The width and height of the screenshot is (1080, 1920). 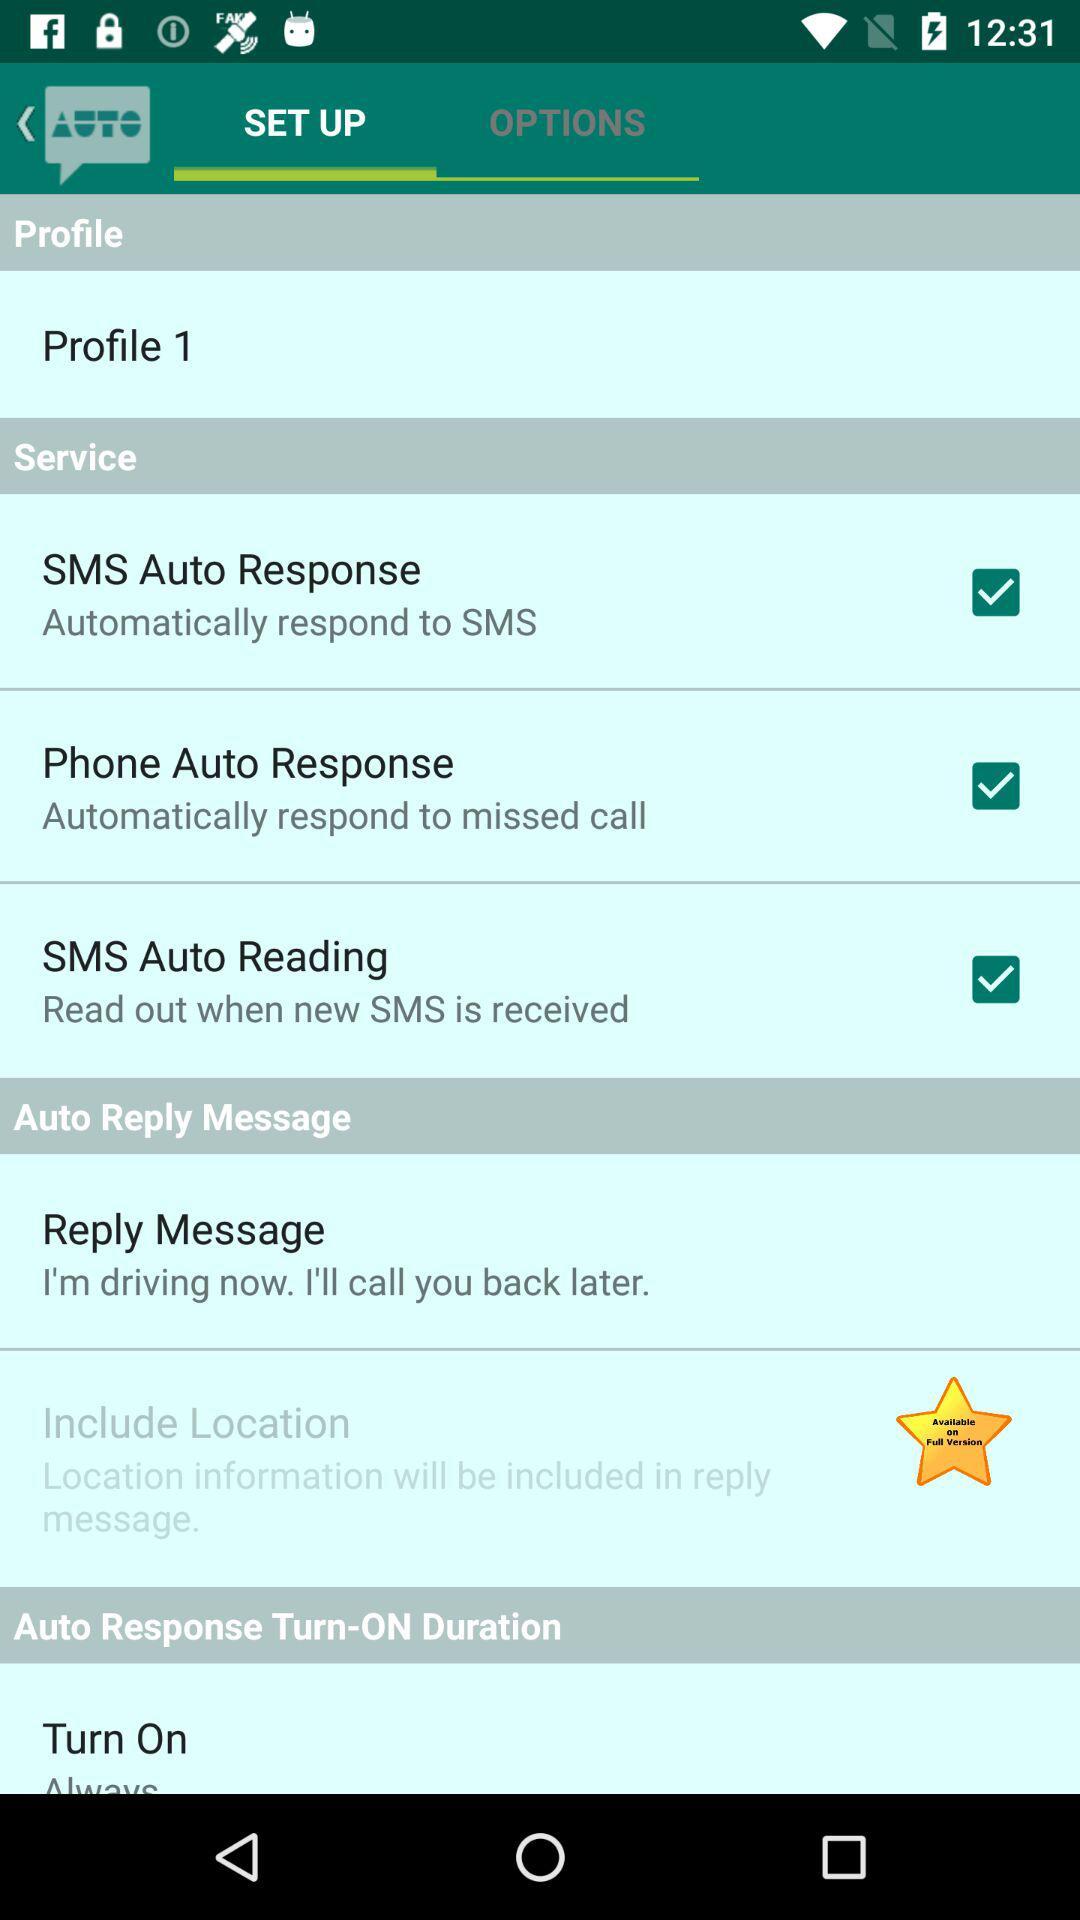 I want to click on item above service app, so click(x=118, y=344).